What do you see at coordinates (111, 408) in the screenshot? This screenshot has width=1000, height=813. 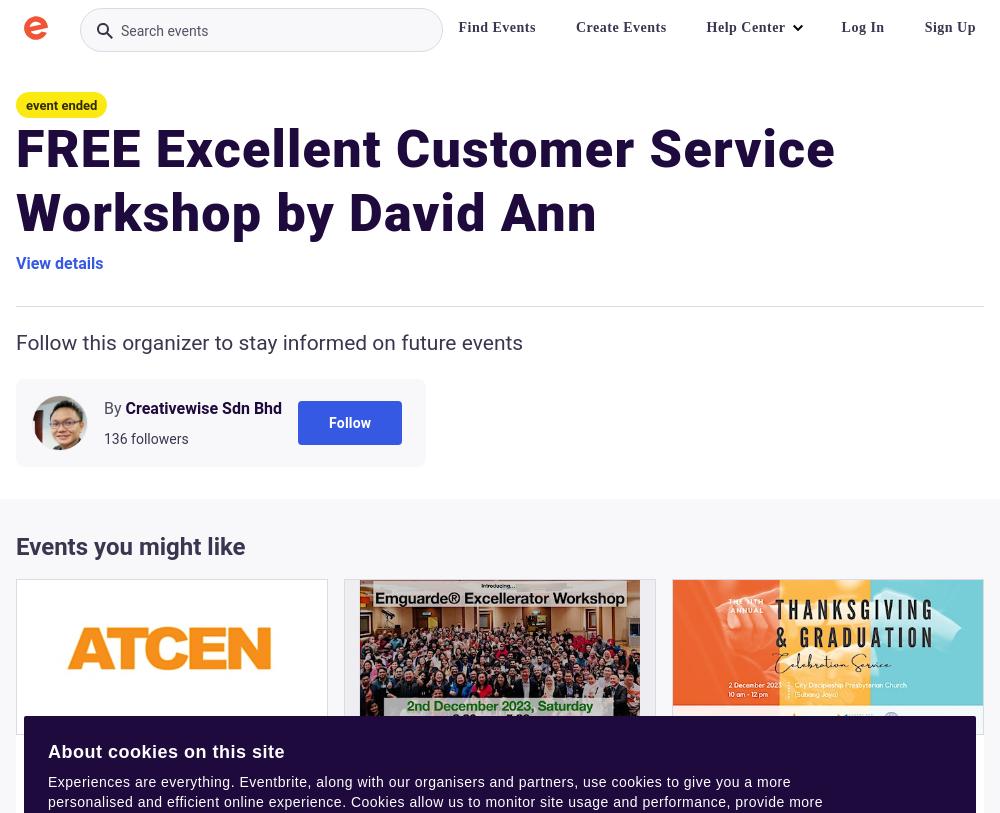 I see `'By'` at bounding box center [111, 408].